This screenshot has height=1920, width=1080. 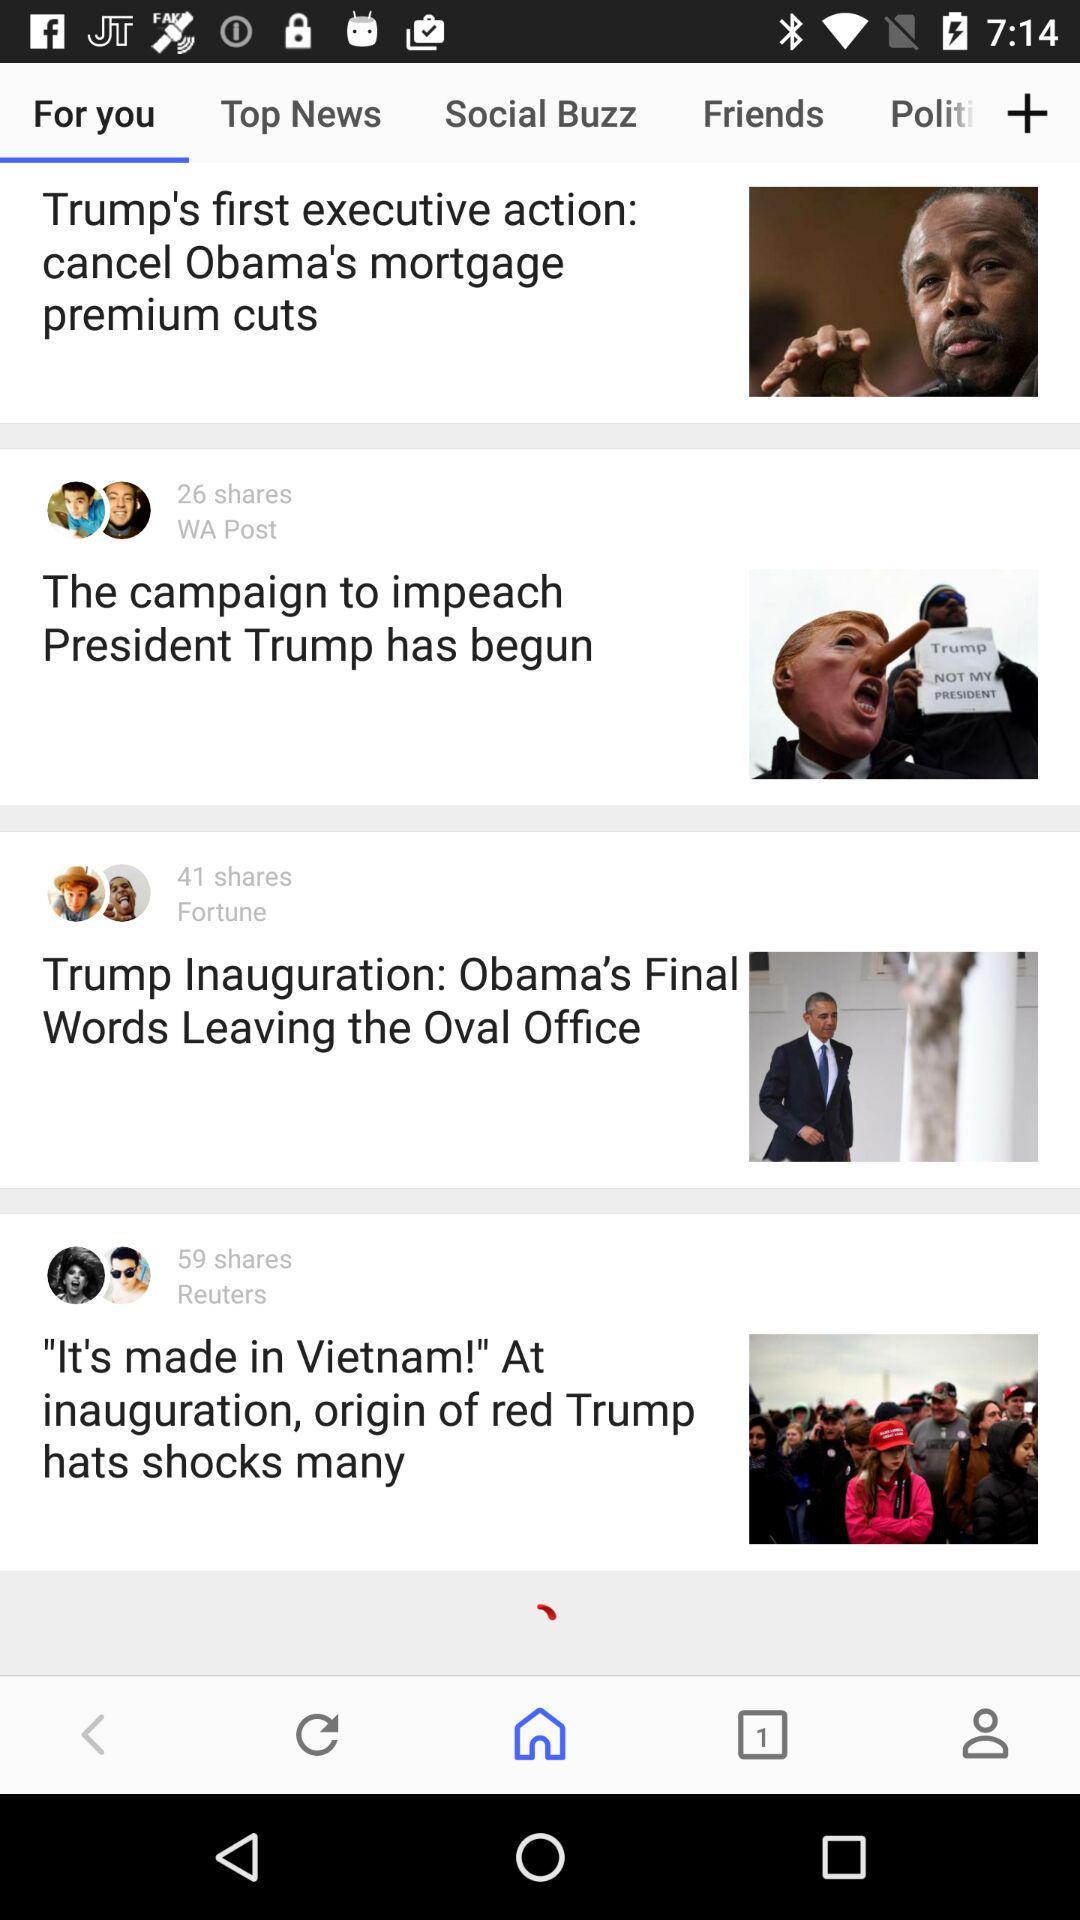 I want to click on the add icon, so click(x=1027, y=111).